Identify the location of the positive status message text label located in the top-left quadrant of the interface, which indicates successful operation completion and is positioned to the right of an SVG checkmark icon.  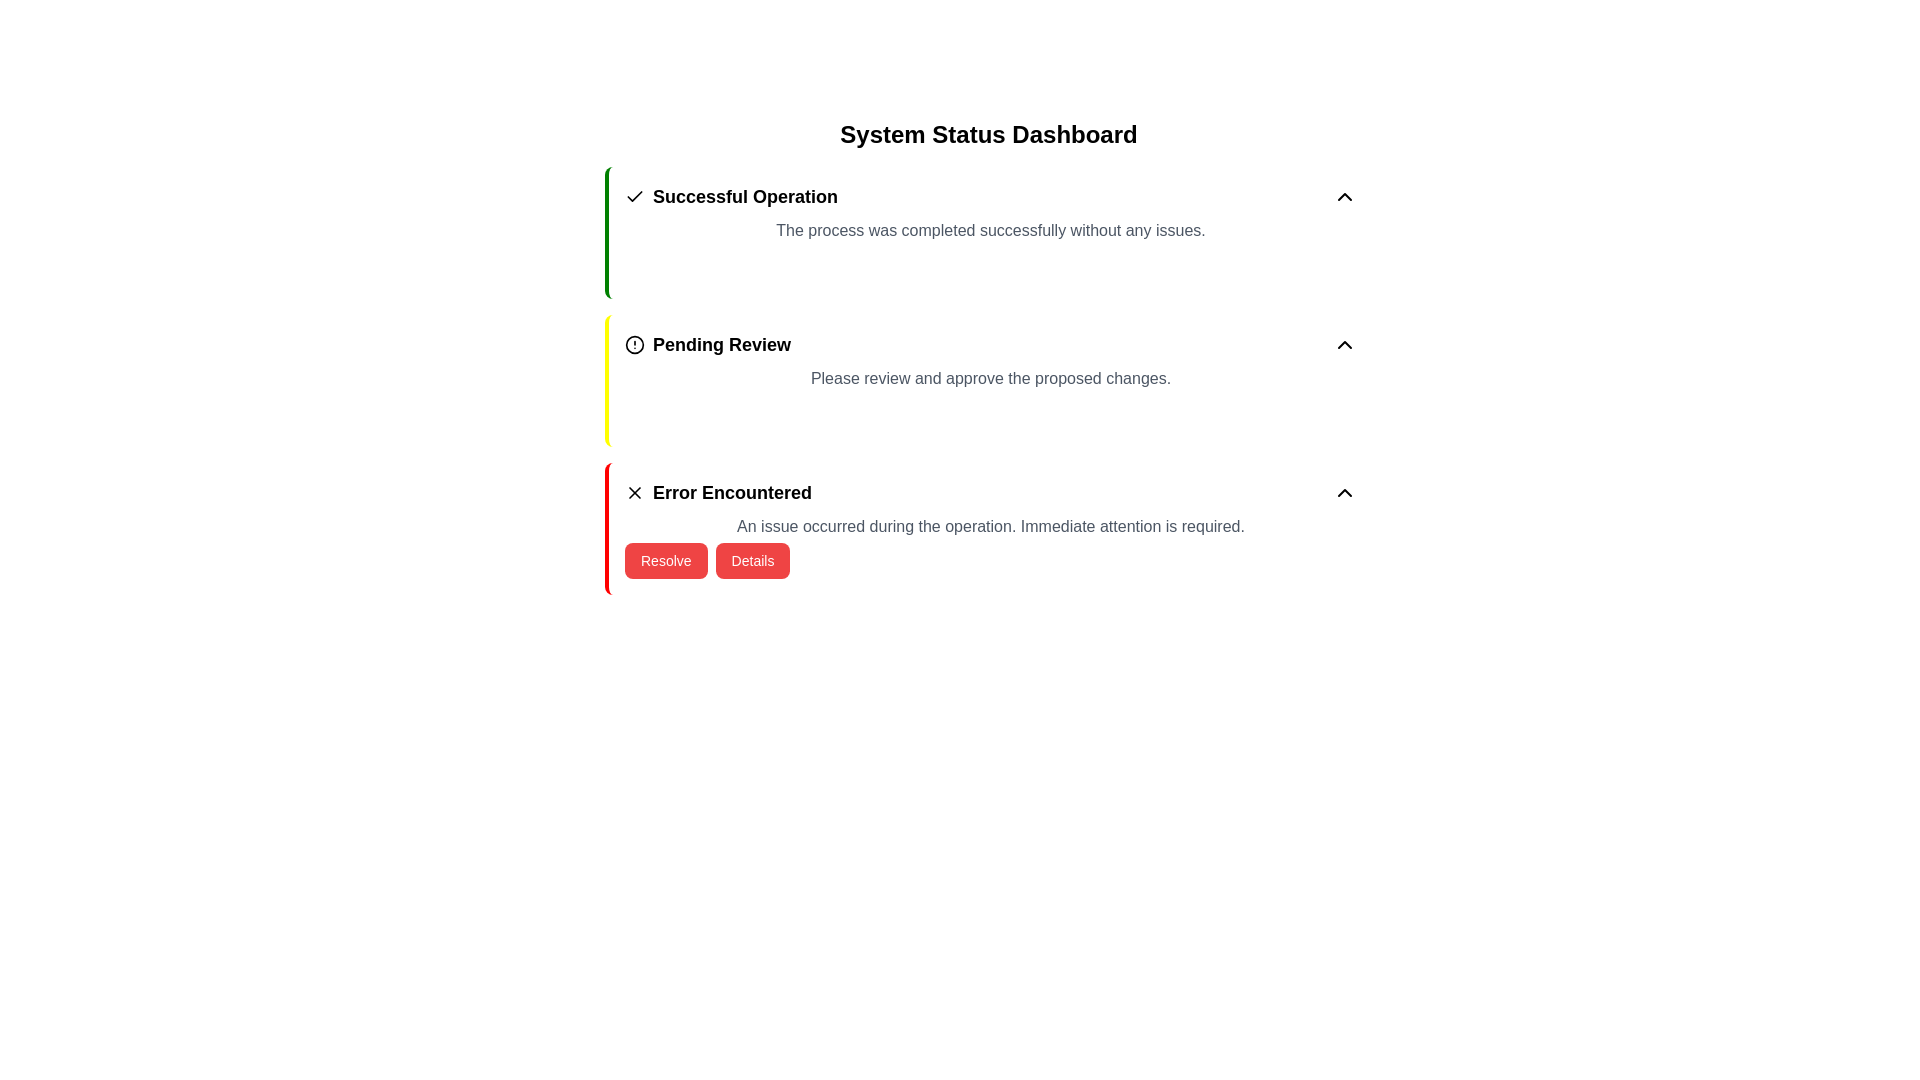
(744, 196).